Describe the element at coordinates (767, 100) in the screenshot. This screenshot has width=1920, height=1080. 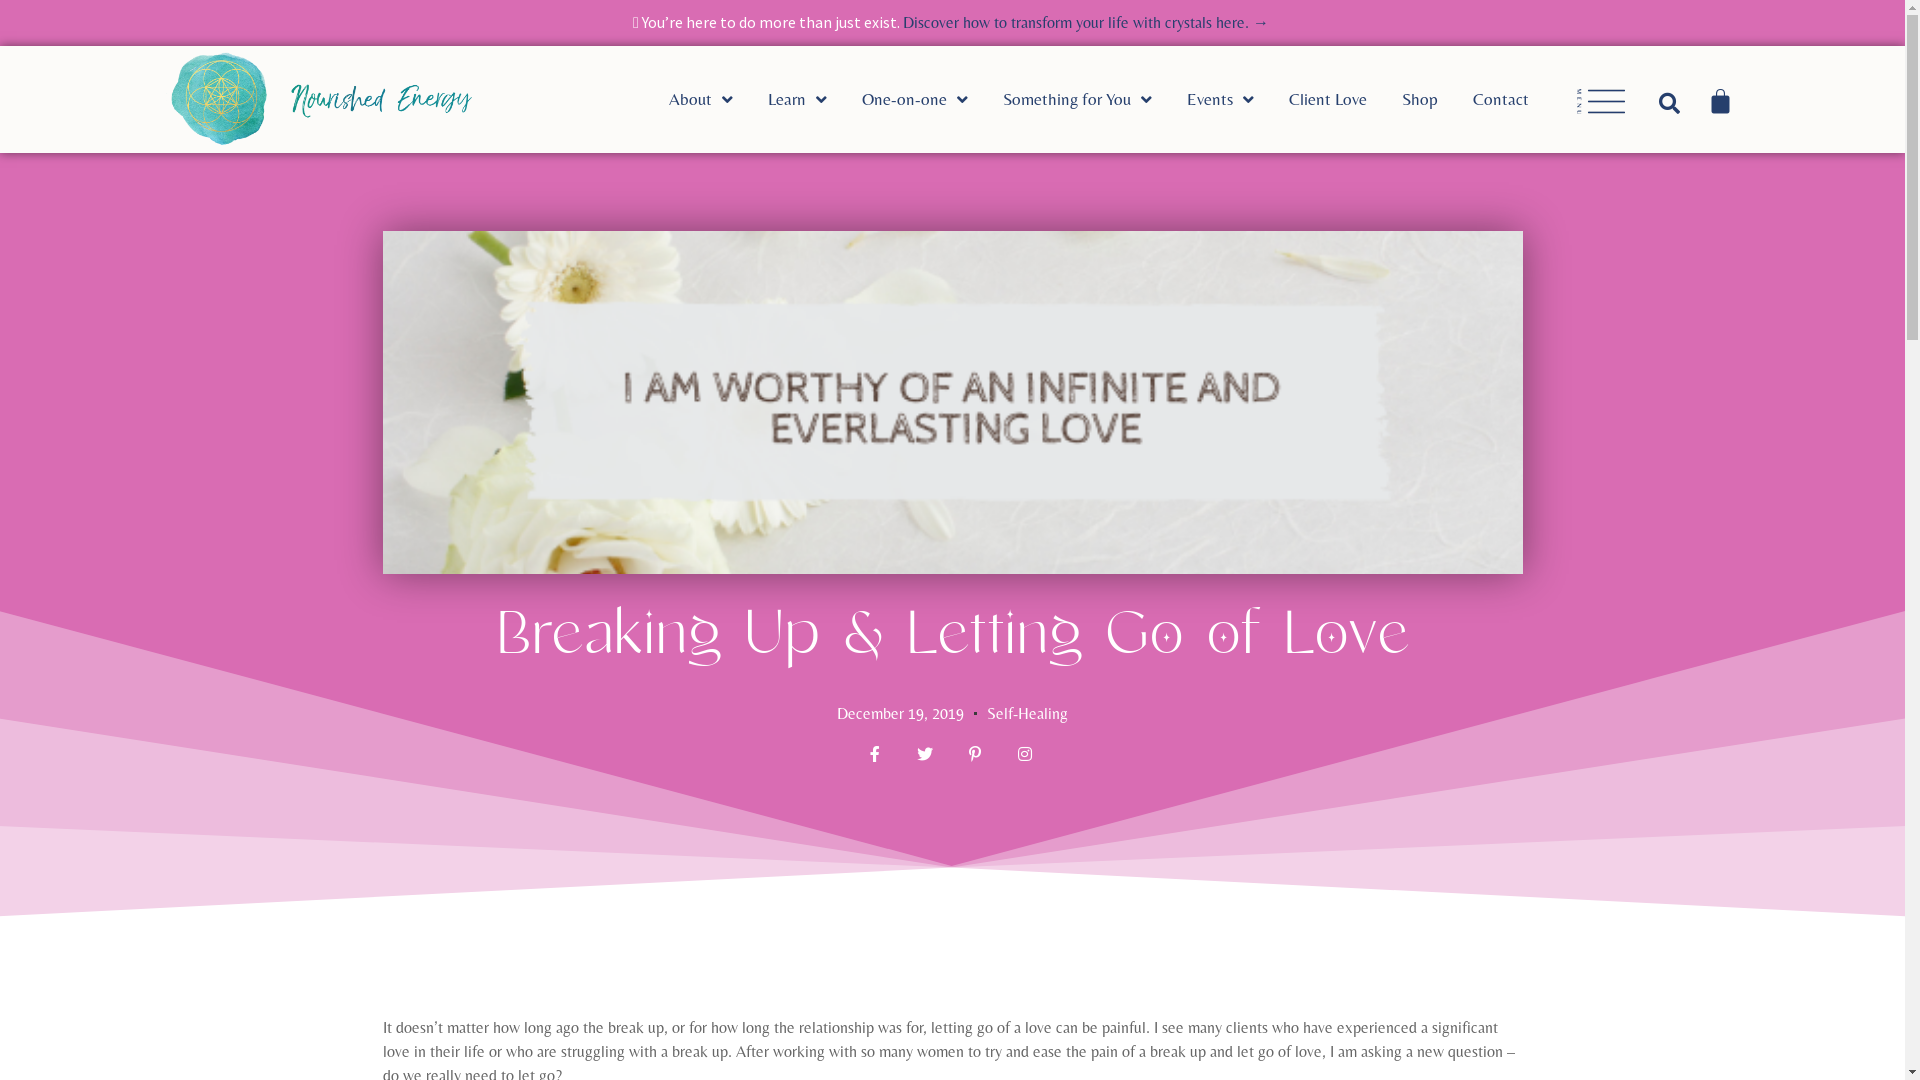
I see `'Learn'` at that location.